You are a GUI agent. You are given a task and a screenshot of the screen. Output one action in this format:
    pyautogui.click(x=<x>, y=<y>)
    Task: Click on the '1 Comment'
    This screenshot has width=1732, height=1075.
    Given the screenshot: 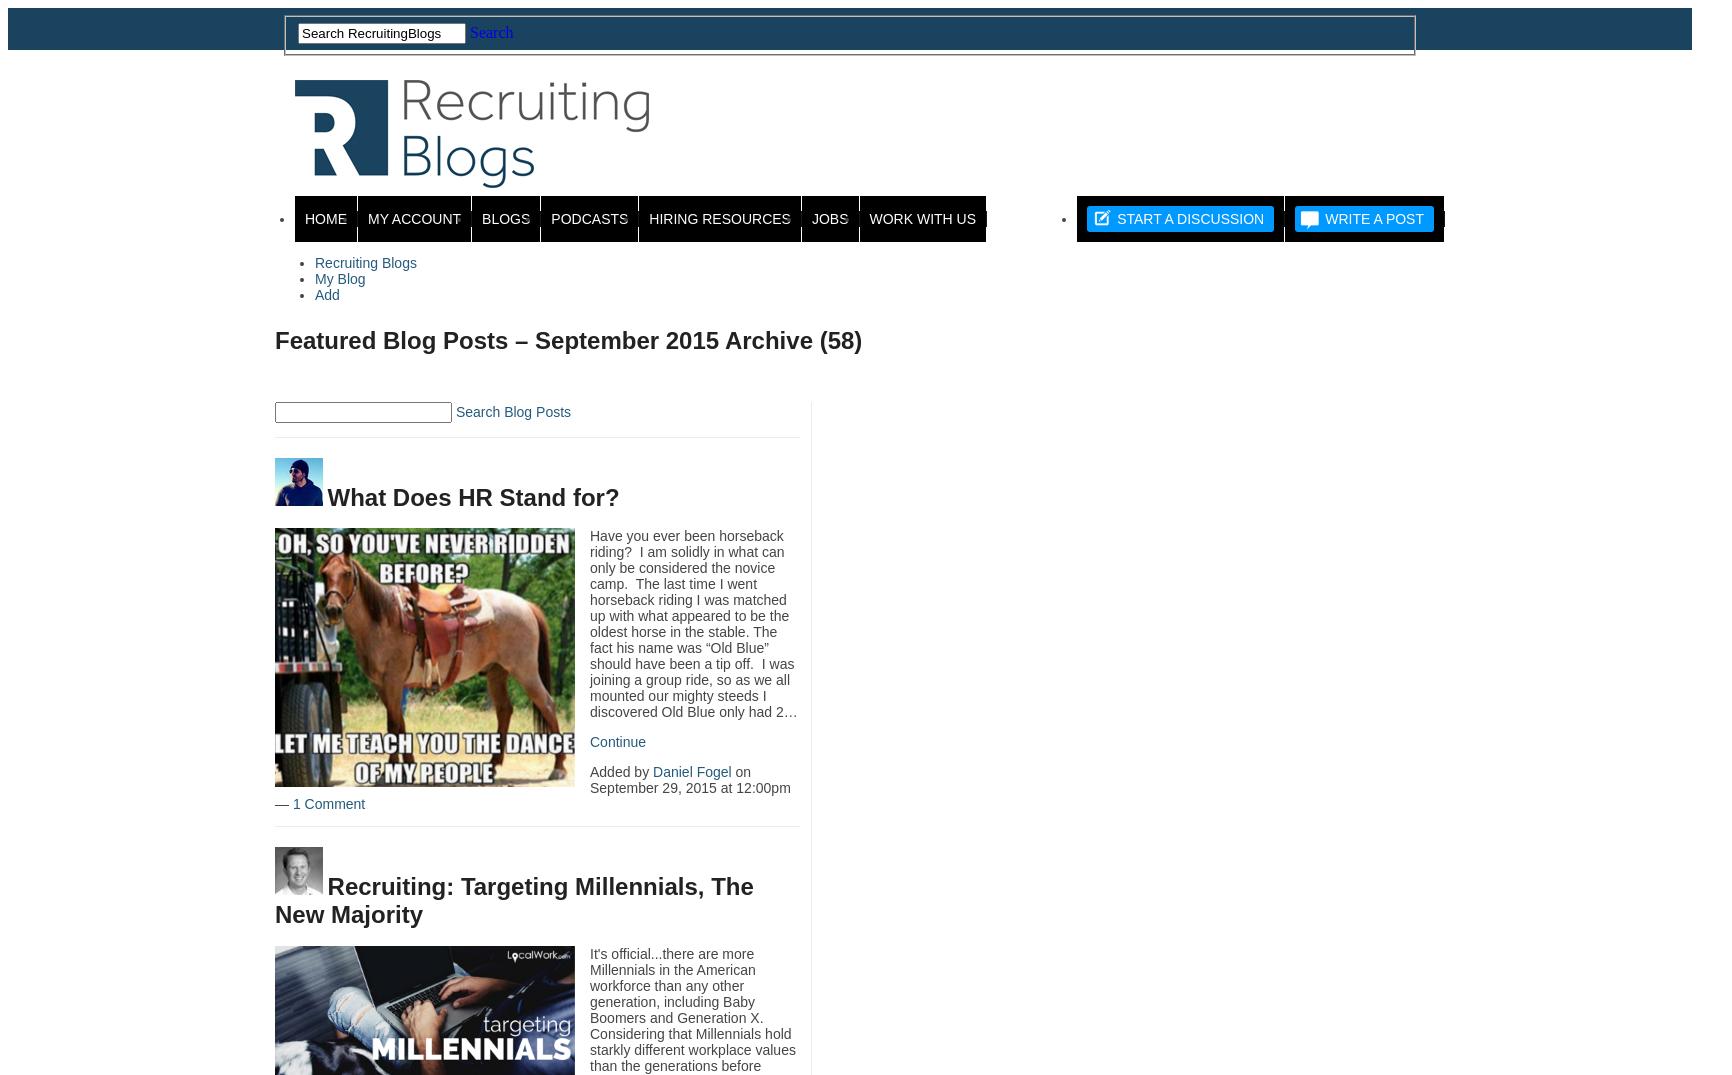 What is the action you would take?
    pyautogui.click(x=327, y=802)
    